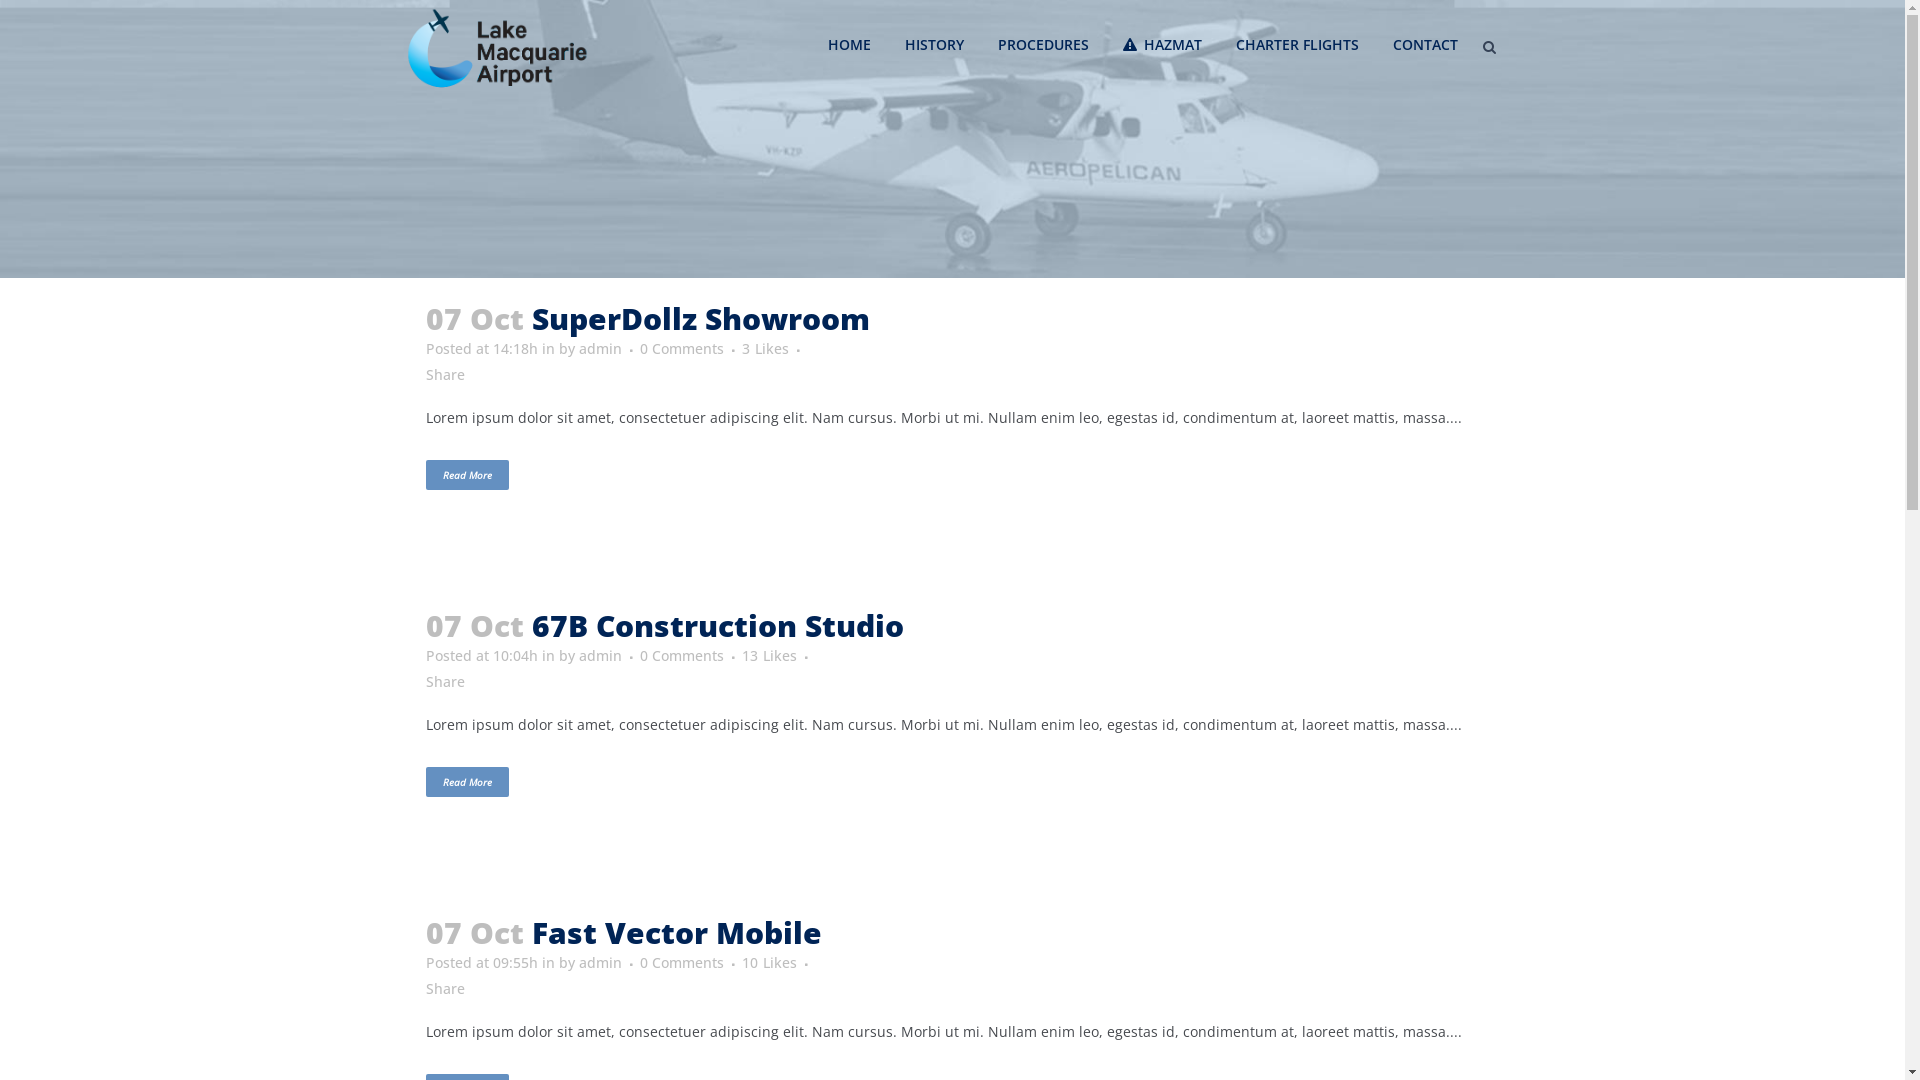 Image resolution: width=1920 pixels, height=1080 pixels. Describe the element at coordinates (532, 317) in the screenshot. I see `'SuperDollz Showroom'` at that location.